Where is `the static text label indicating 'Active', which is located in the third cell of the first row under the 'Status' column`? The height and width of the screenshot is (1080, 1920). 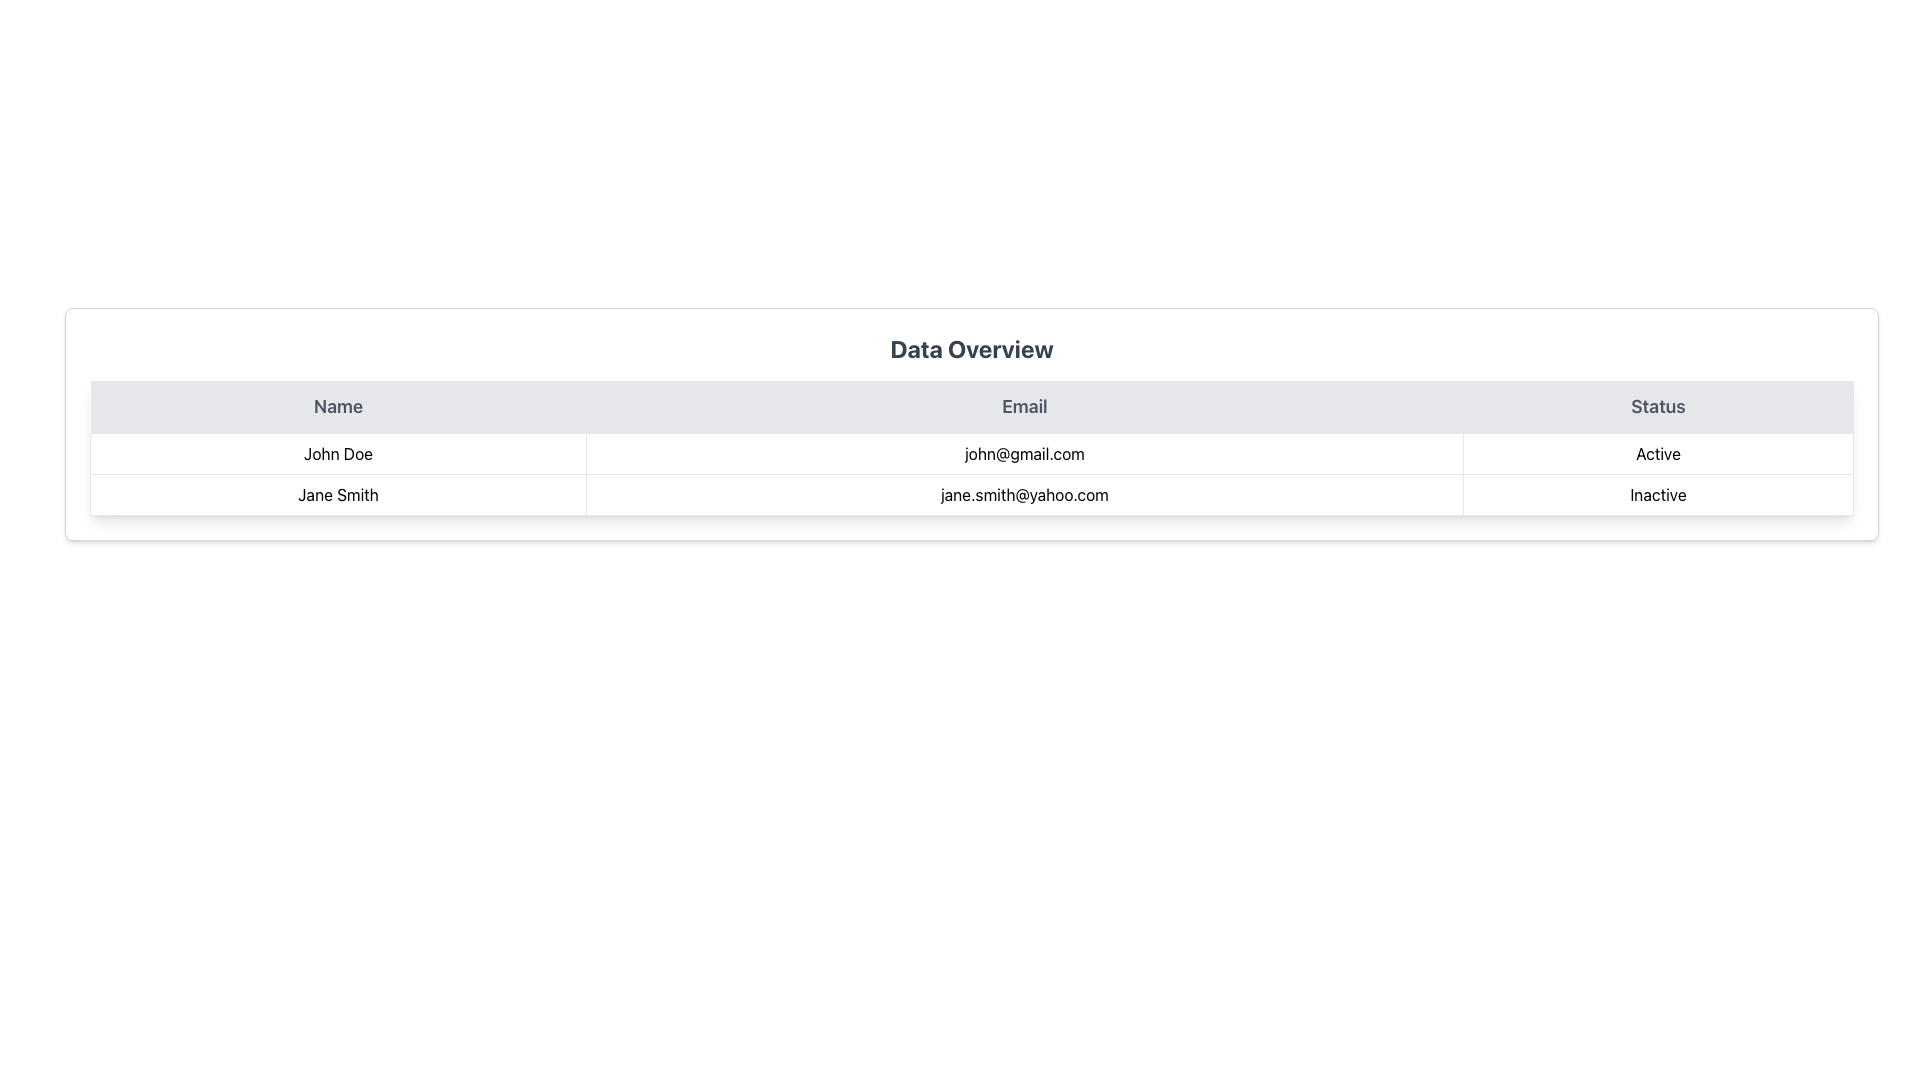
the static text label indicating 'Active', which is located in the third cell of the first row under the 'Status' column is located at coordinates (1658, 454).